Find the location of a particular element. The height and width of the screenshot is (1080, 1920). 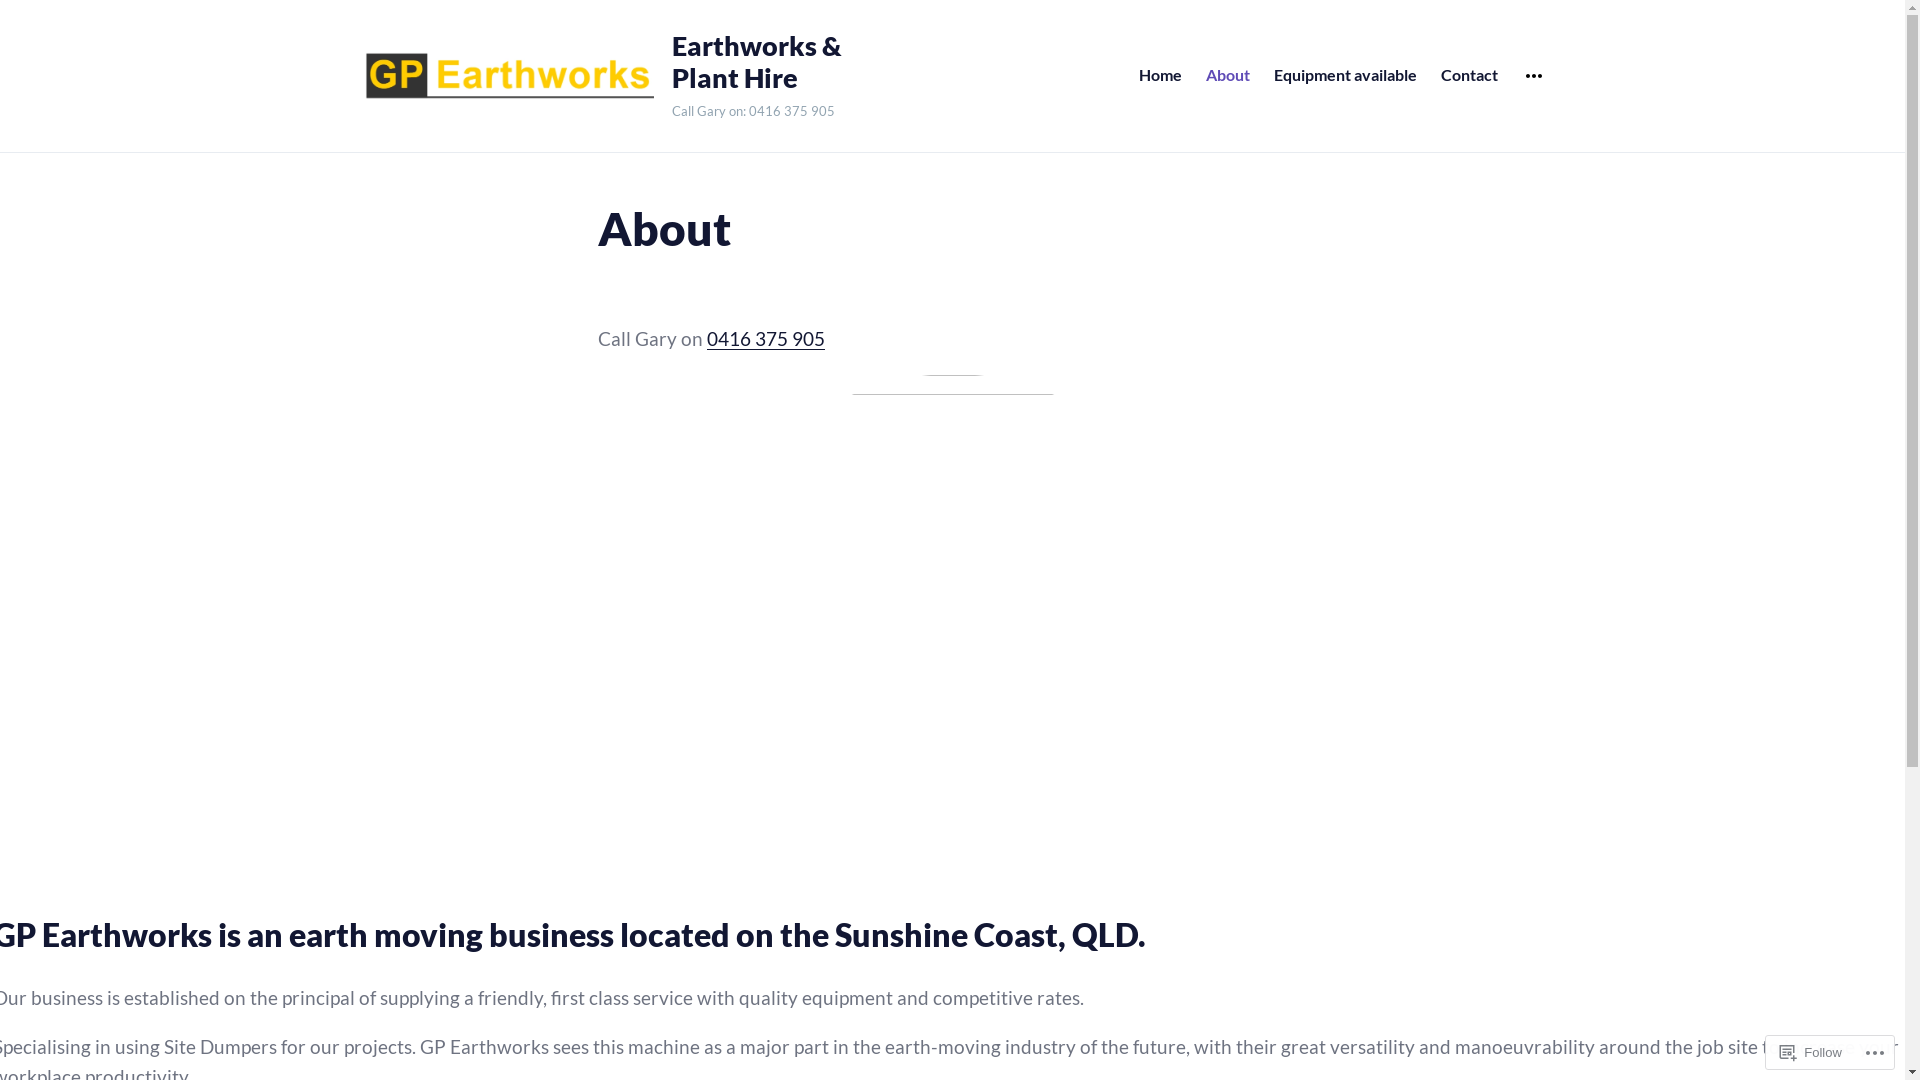

'About' is located at coordinates (1227, 74).